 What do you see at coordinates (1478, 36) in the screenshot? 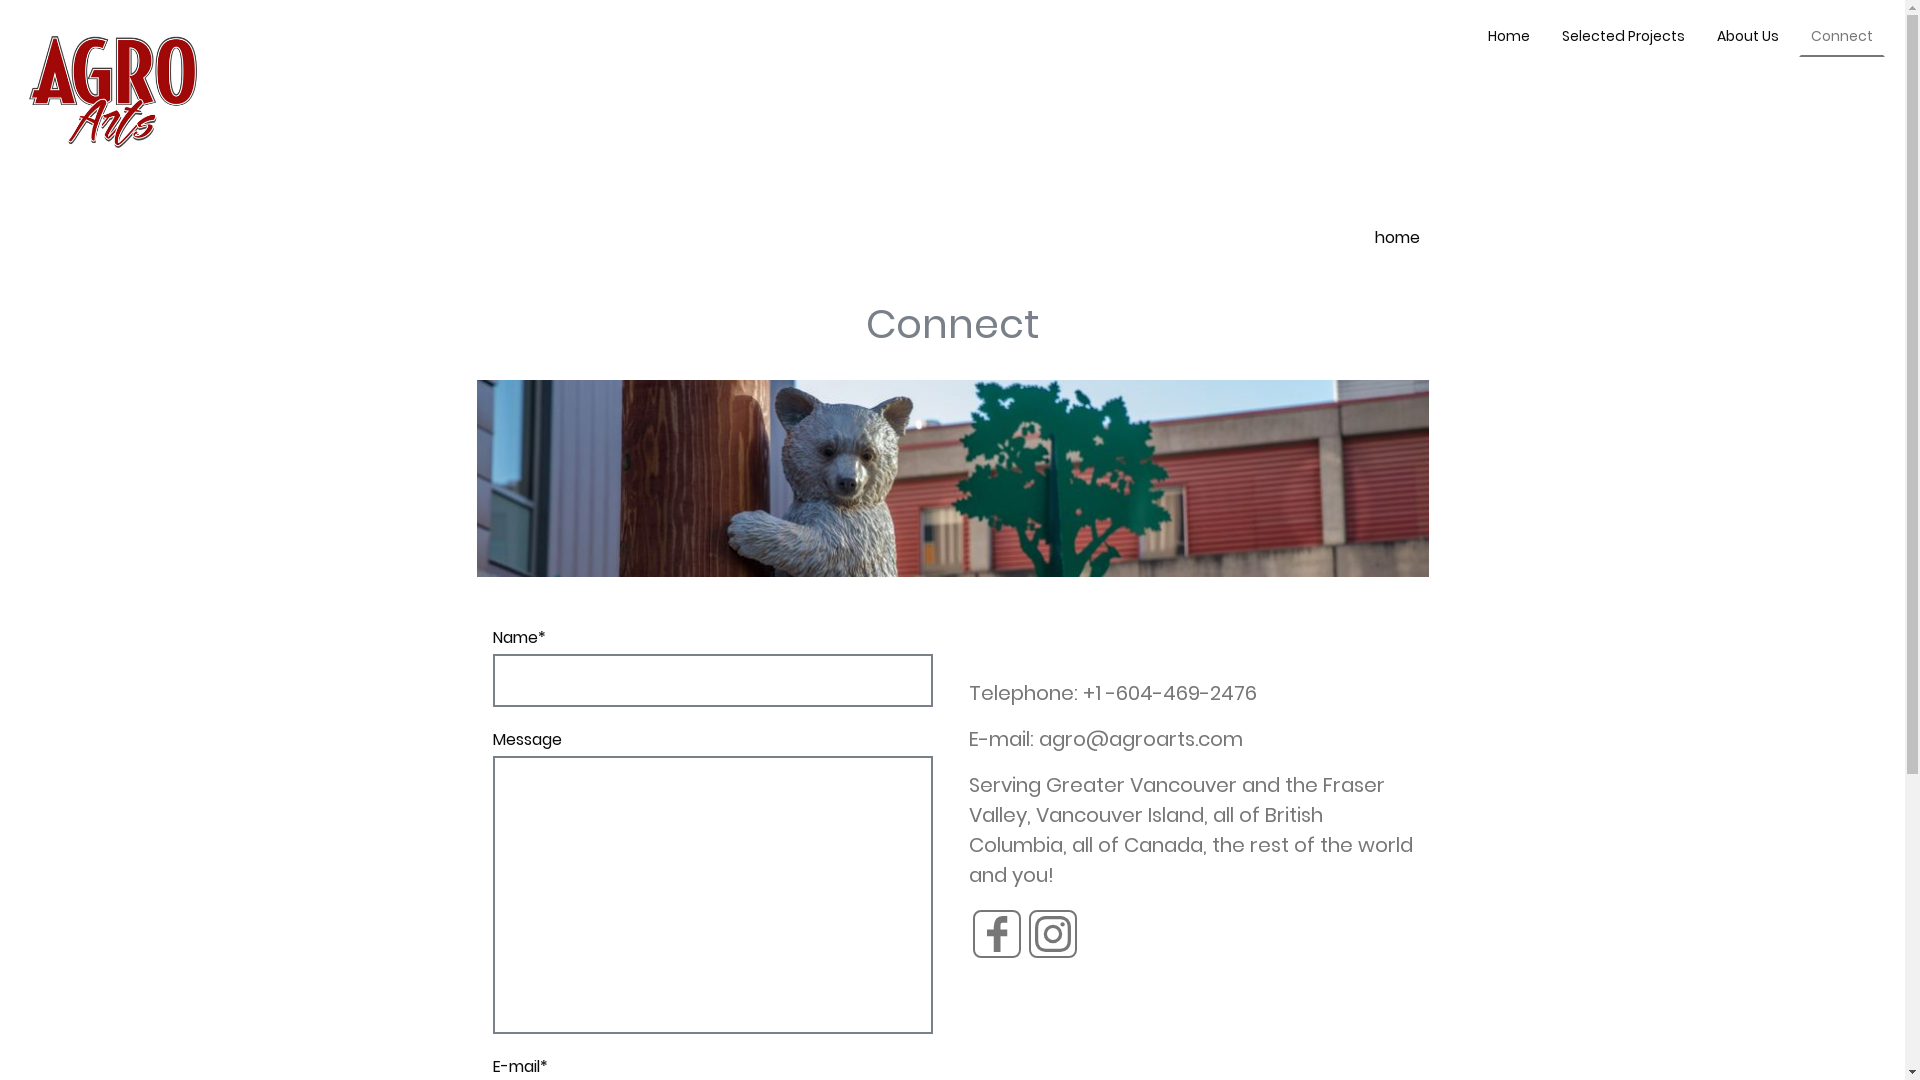
I see `'Home'` at bounding box center [1478, 36].